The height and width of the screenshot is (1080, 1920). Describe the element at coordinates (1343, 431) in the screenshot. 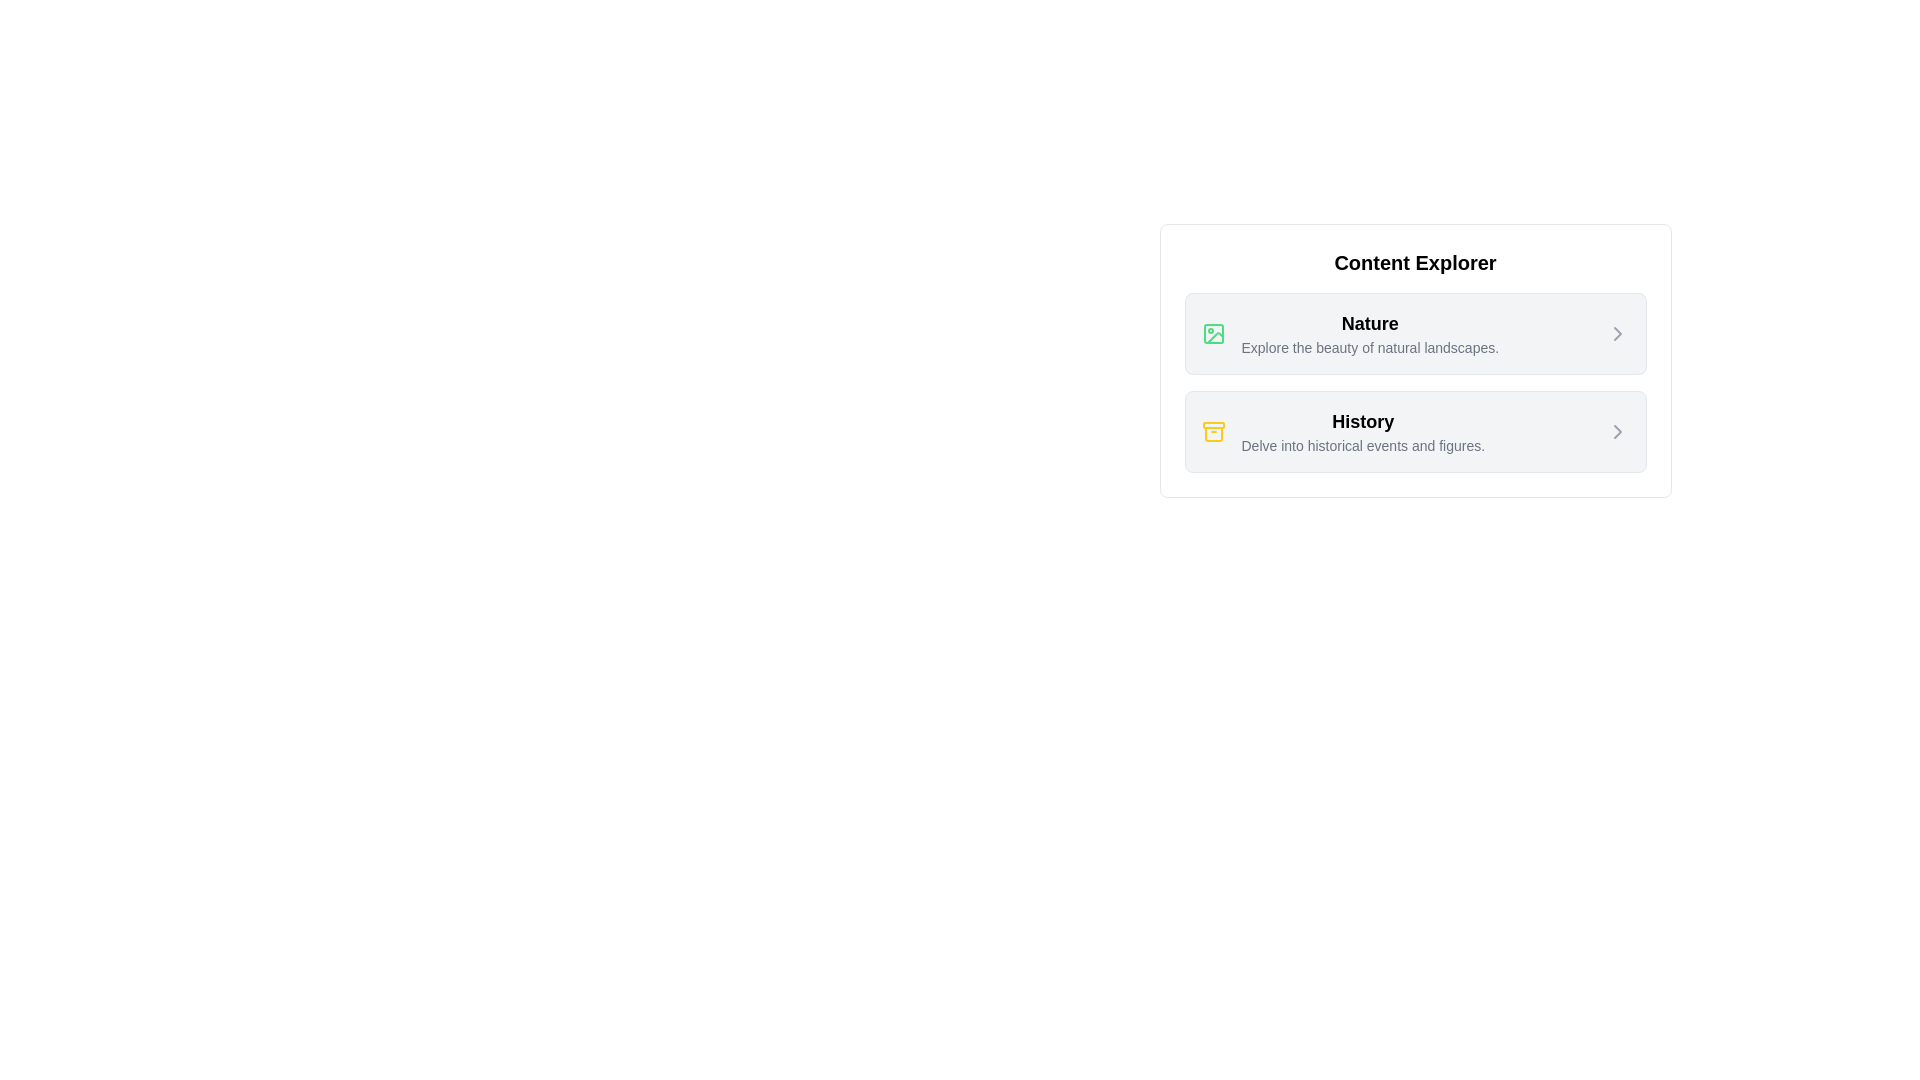

I see `the clickable card-style element located in the second card under the 'Content Explorer' section` at that location.